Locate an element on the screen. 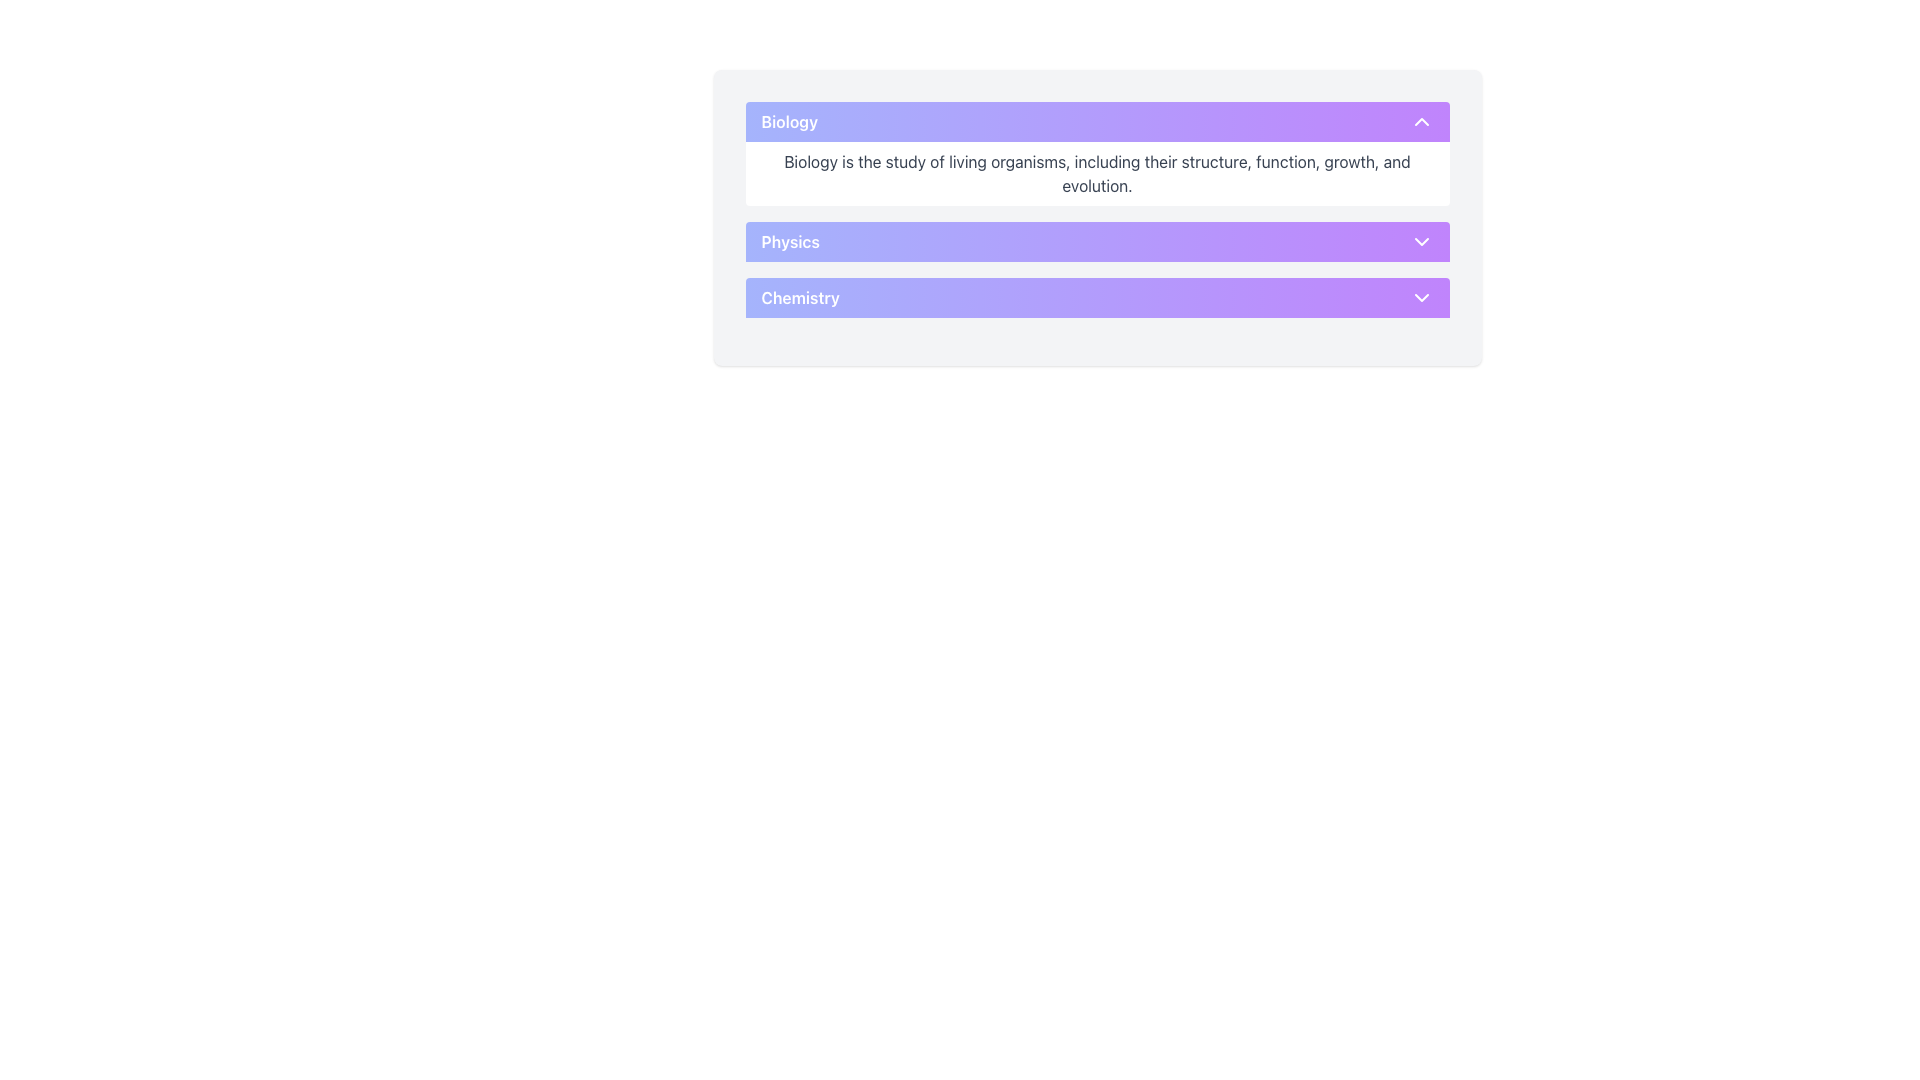 The width and height of the screenshot is (1920, 1080). text content of the 'Biology' label, which is the leftmost component in a gradient-colored bar at the top of the subject headers is located at coordinates (788, 122).